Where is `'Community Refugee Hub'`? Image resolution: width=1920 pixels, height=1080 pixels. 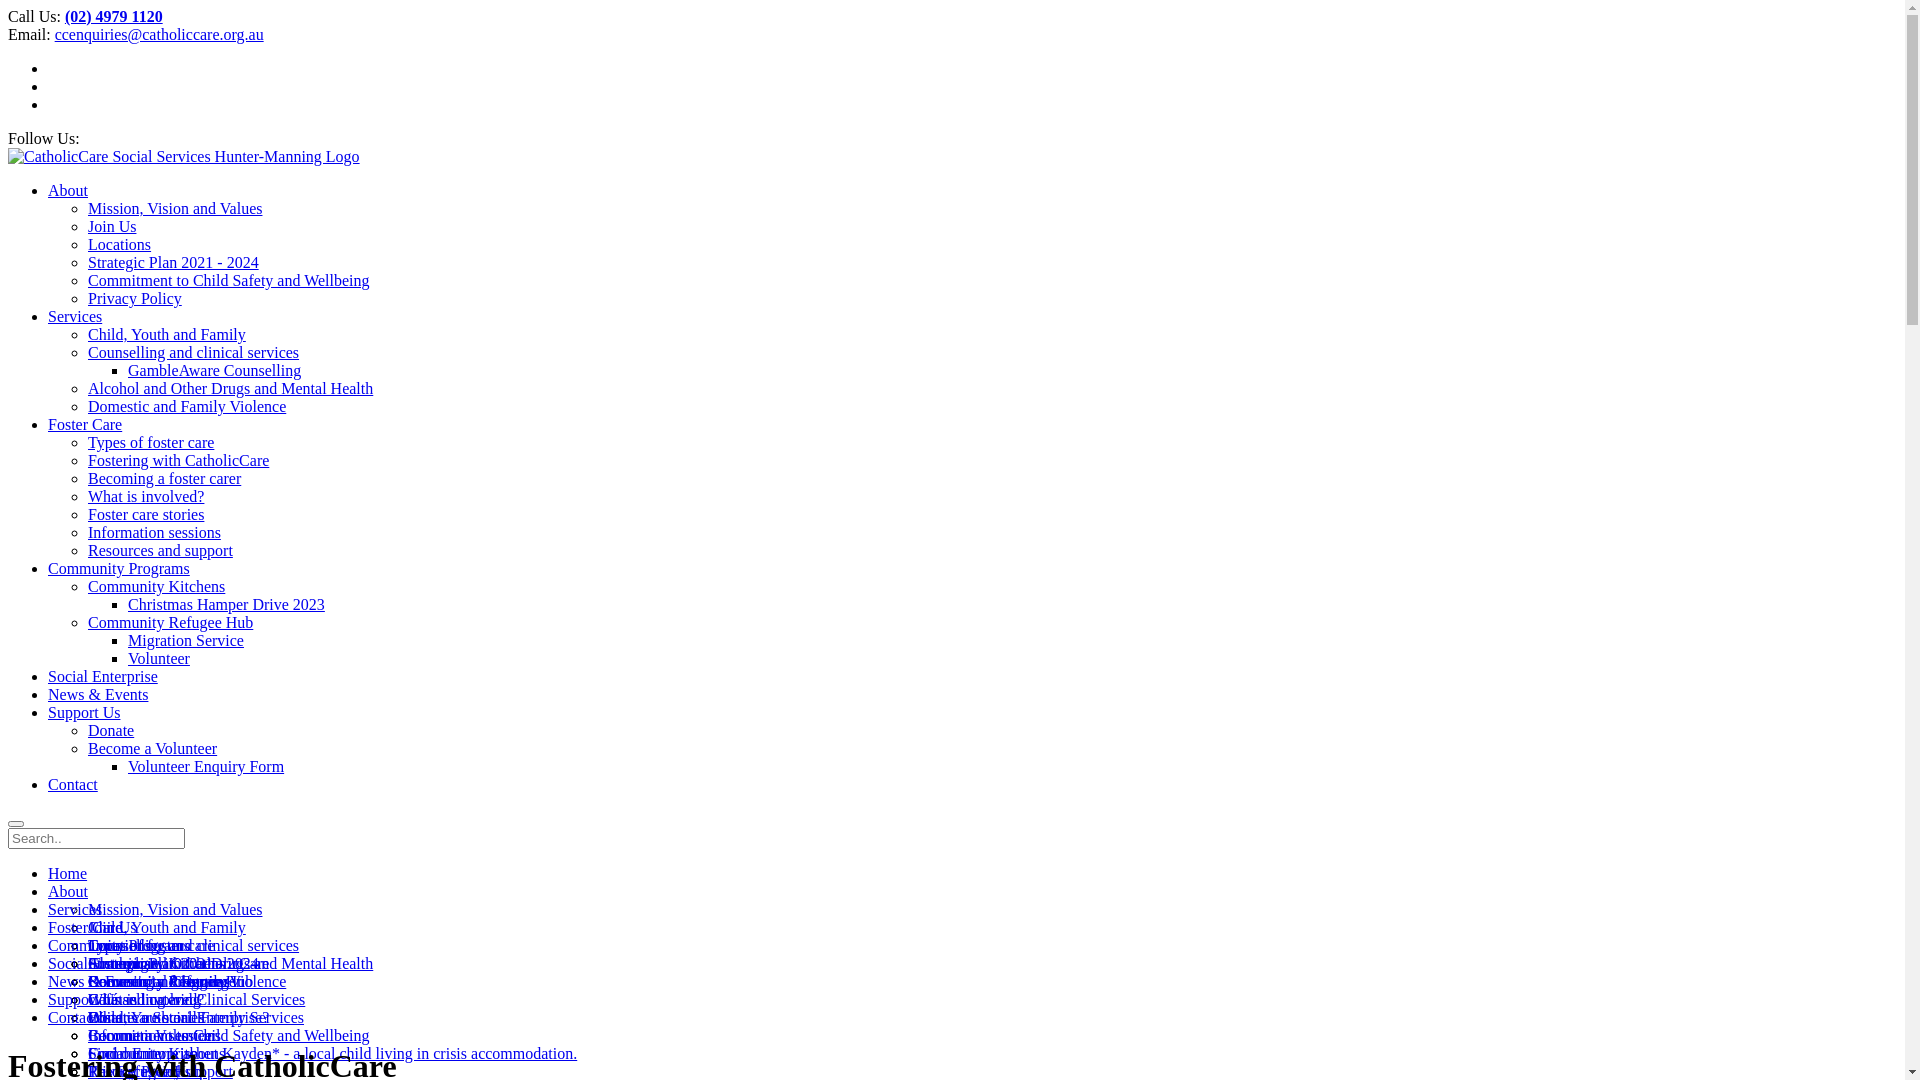
'Community Refugee Hub' is located at coordinates (170, 621).